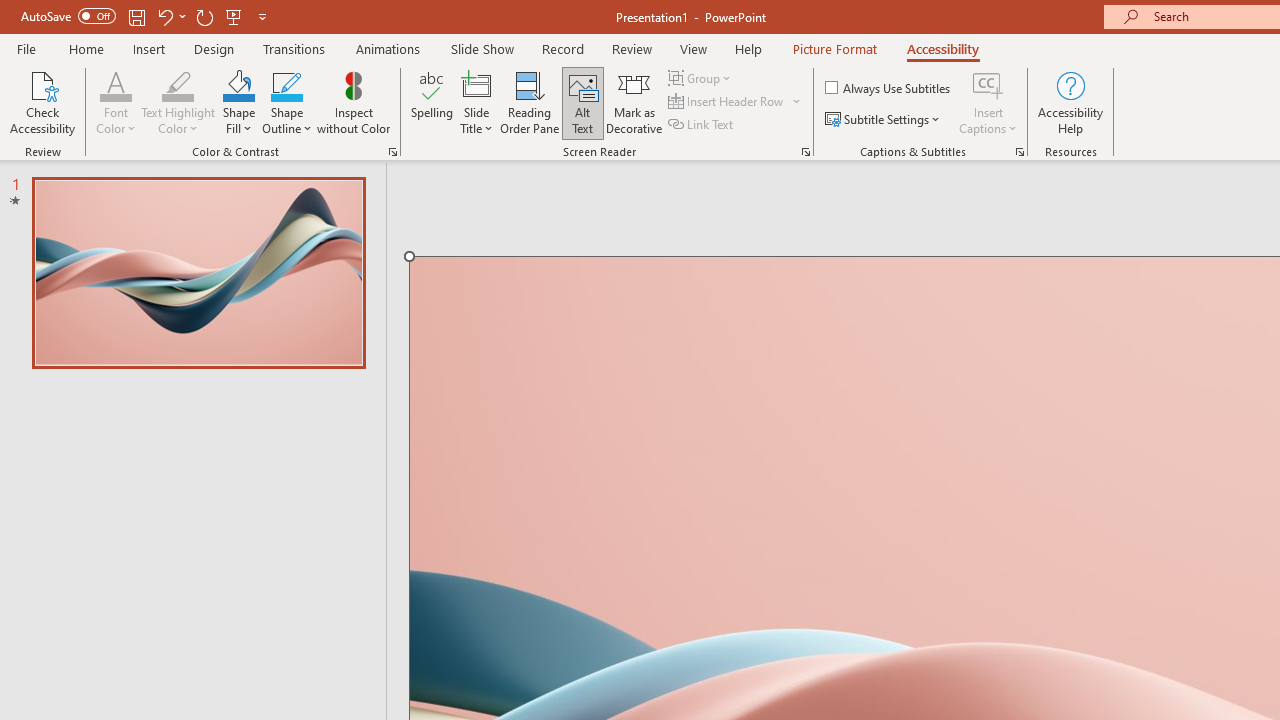 The image size is (1280, 720). I want to click on 'Screen Reader', so click(805, 150).